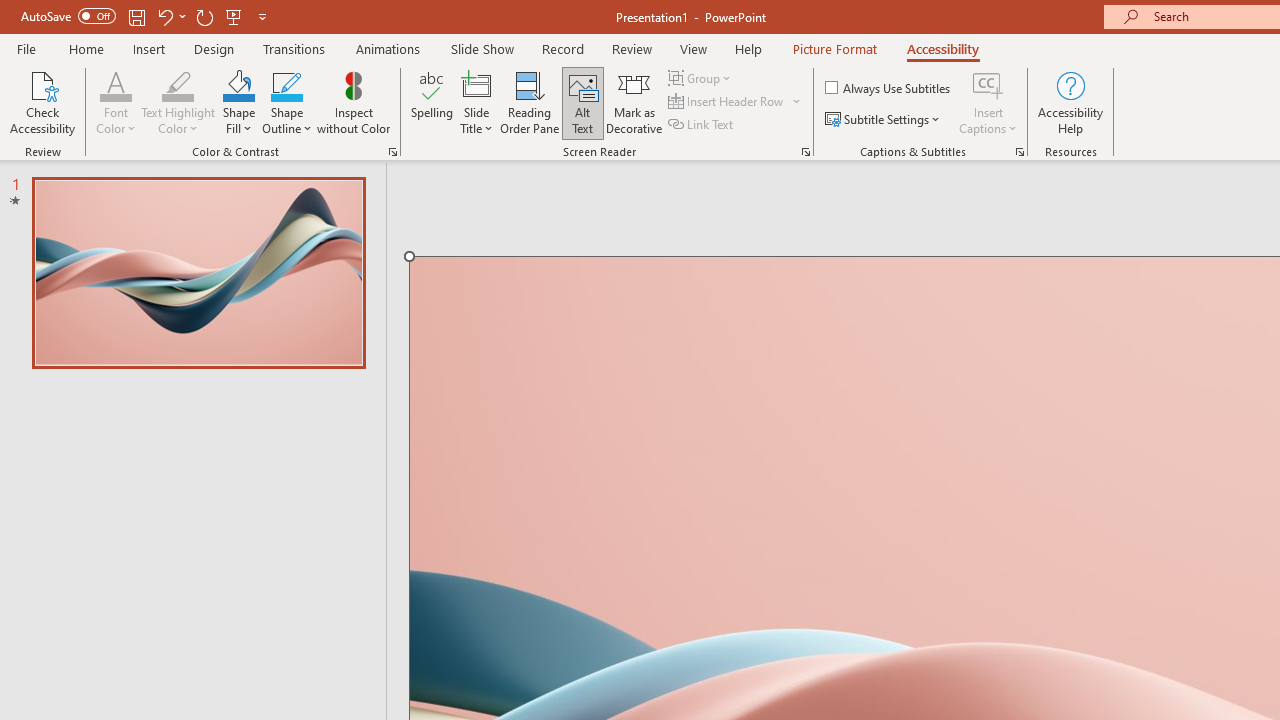 The image size is (1280, 720). I want to click on 'Screen Reader', so click(805, 150).